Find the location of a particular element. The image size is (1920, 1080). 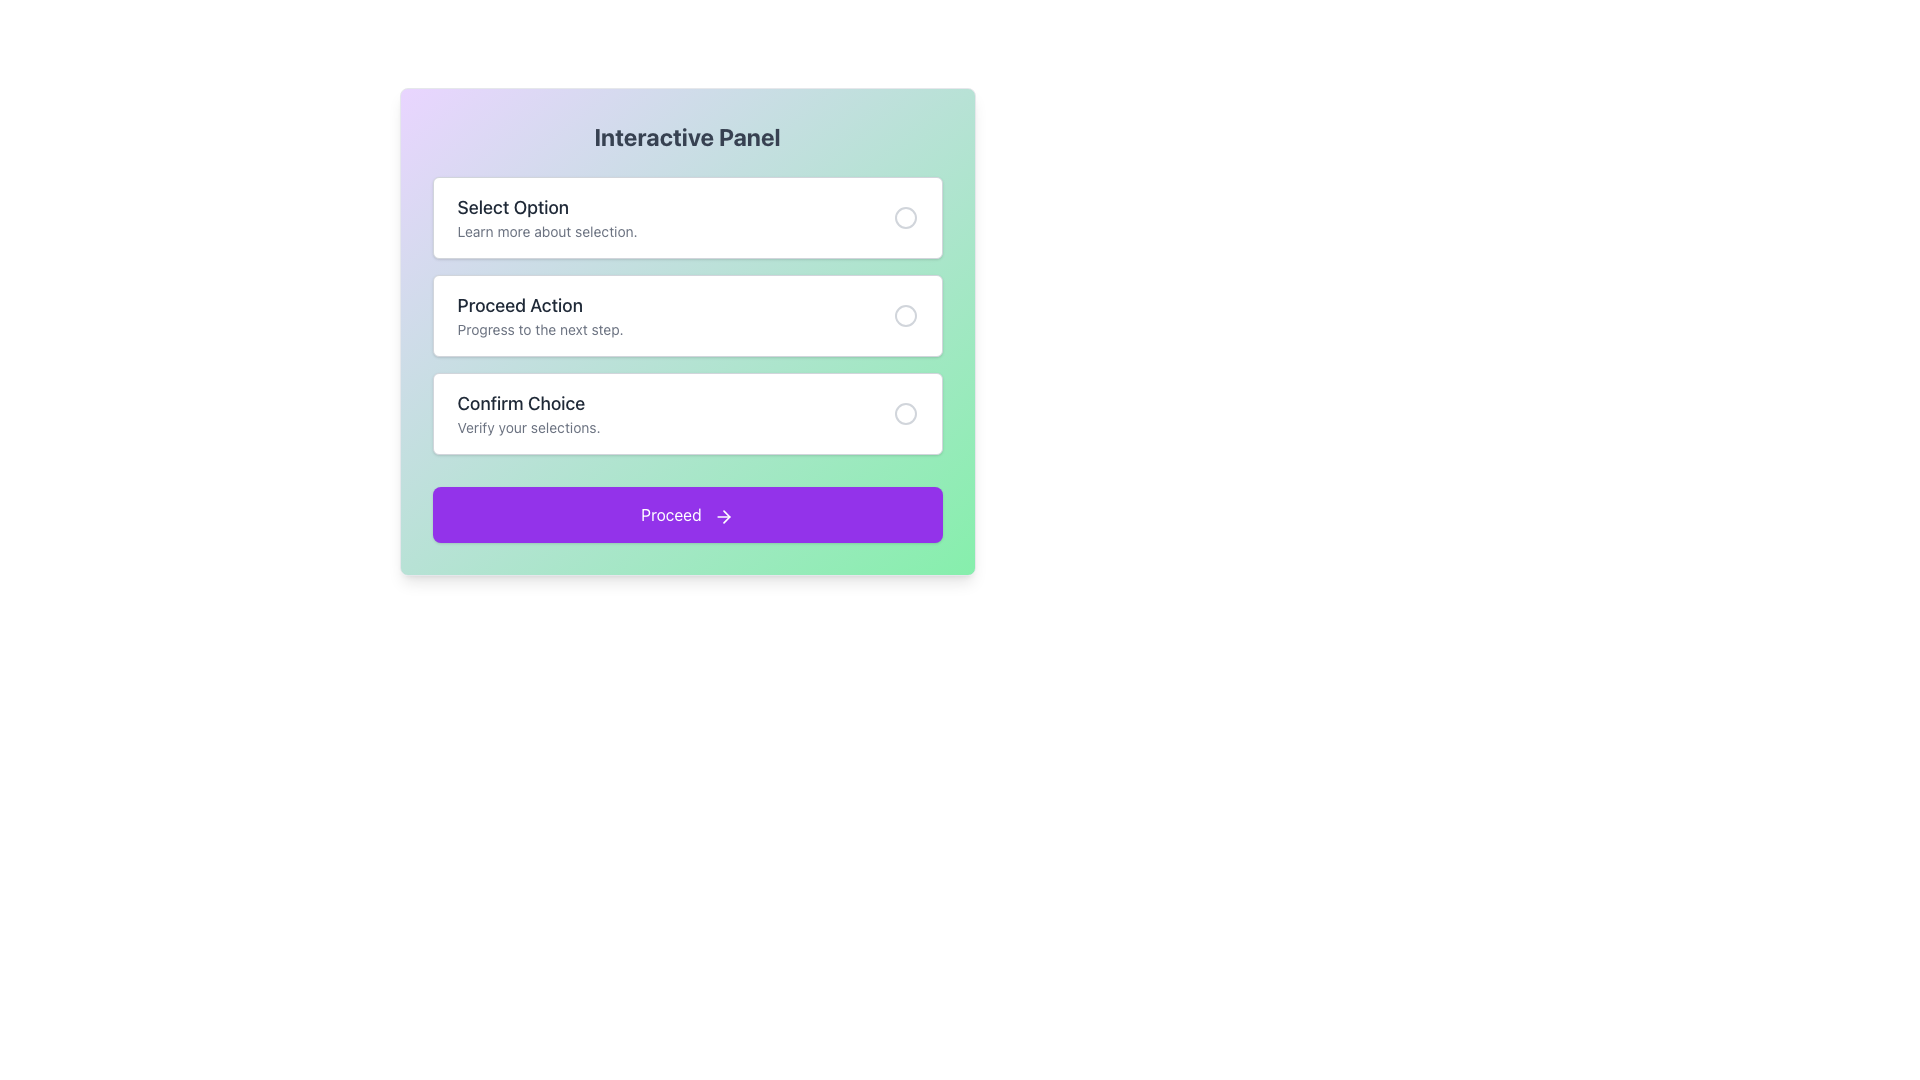

the supplementary information text located beneath the heading in the 'Confirm Choice' section is located at coordinates (528, 427).